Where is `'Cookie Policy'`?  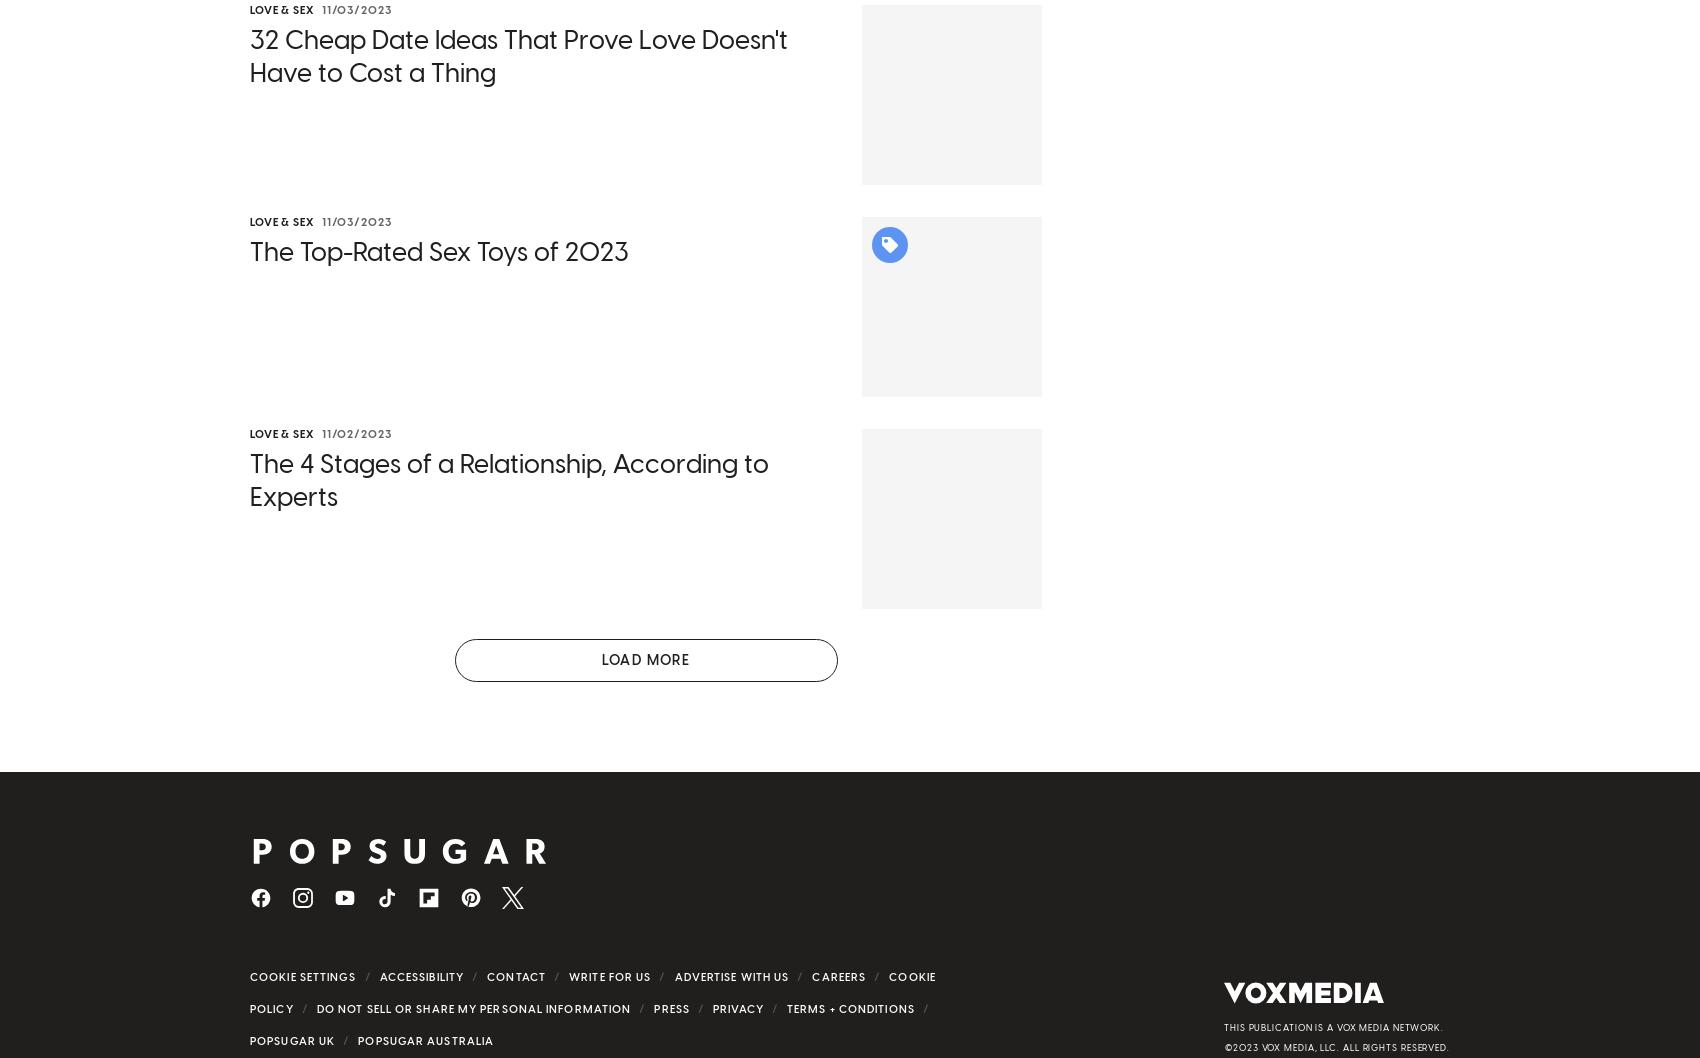 'Cookie Policy' is located at coordinates (591, 997).